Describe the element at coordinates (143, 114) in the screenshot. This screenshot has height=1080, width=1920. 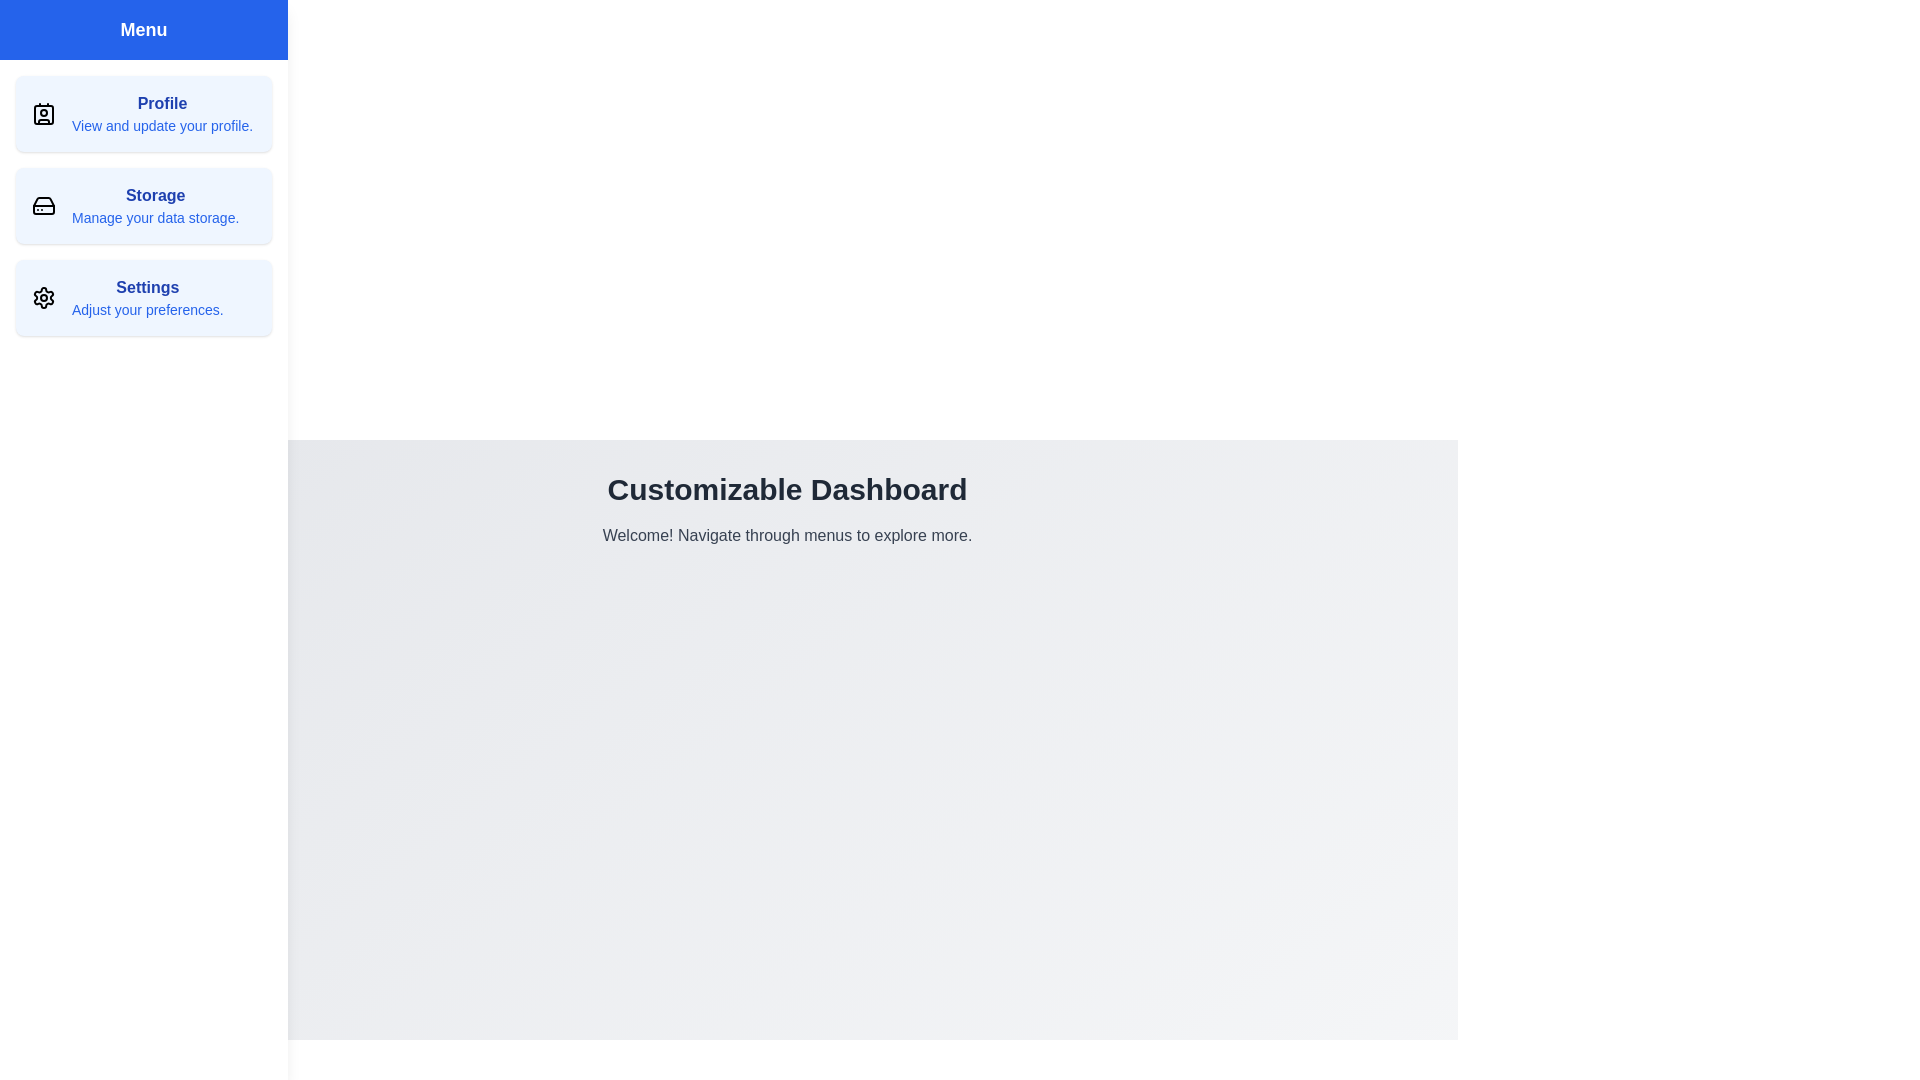
I see `the 'Profile' menu item to view and update your profile` at that location.